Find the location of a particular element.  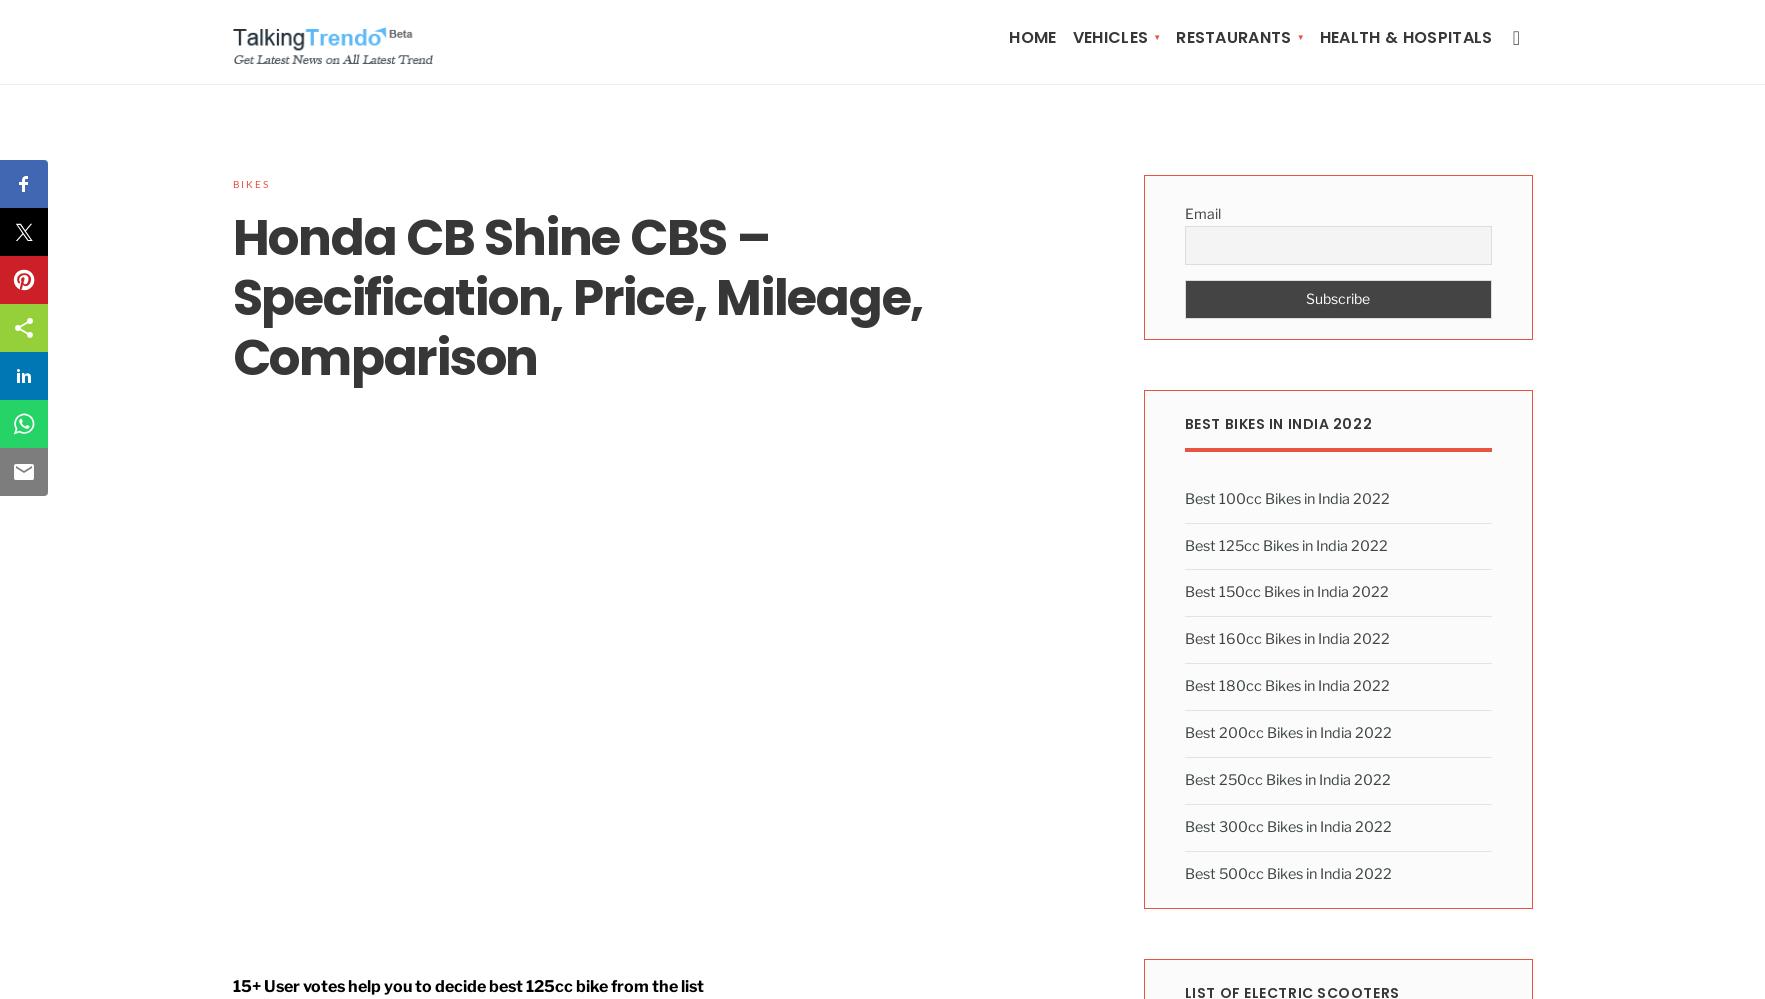

'Best 300cc Bikes in India 2022' is located at coordinates (1287, 826).